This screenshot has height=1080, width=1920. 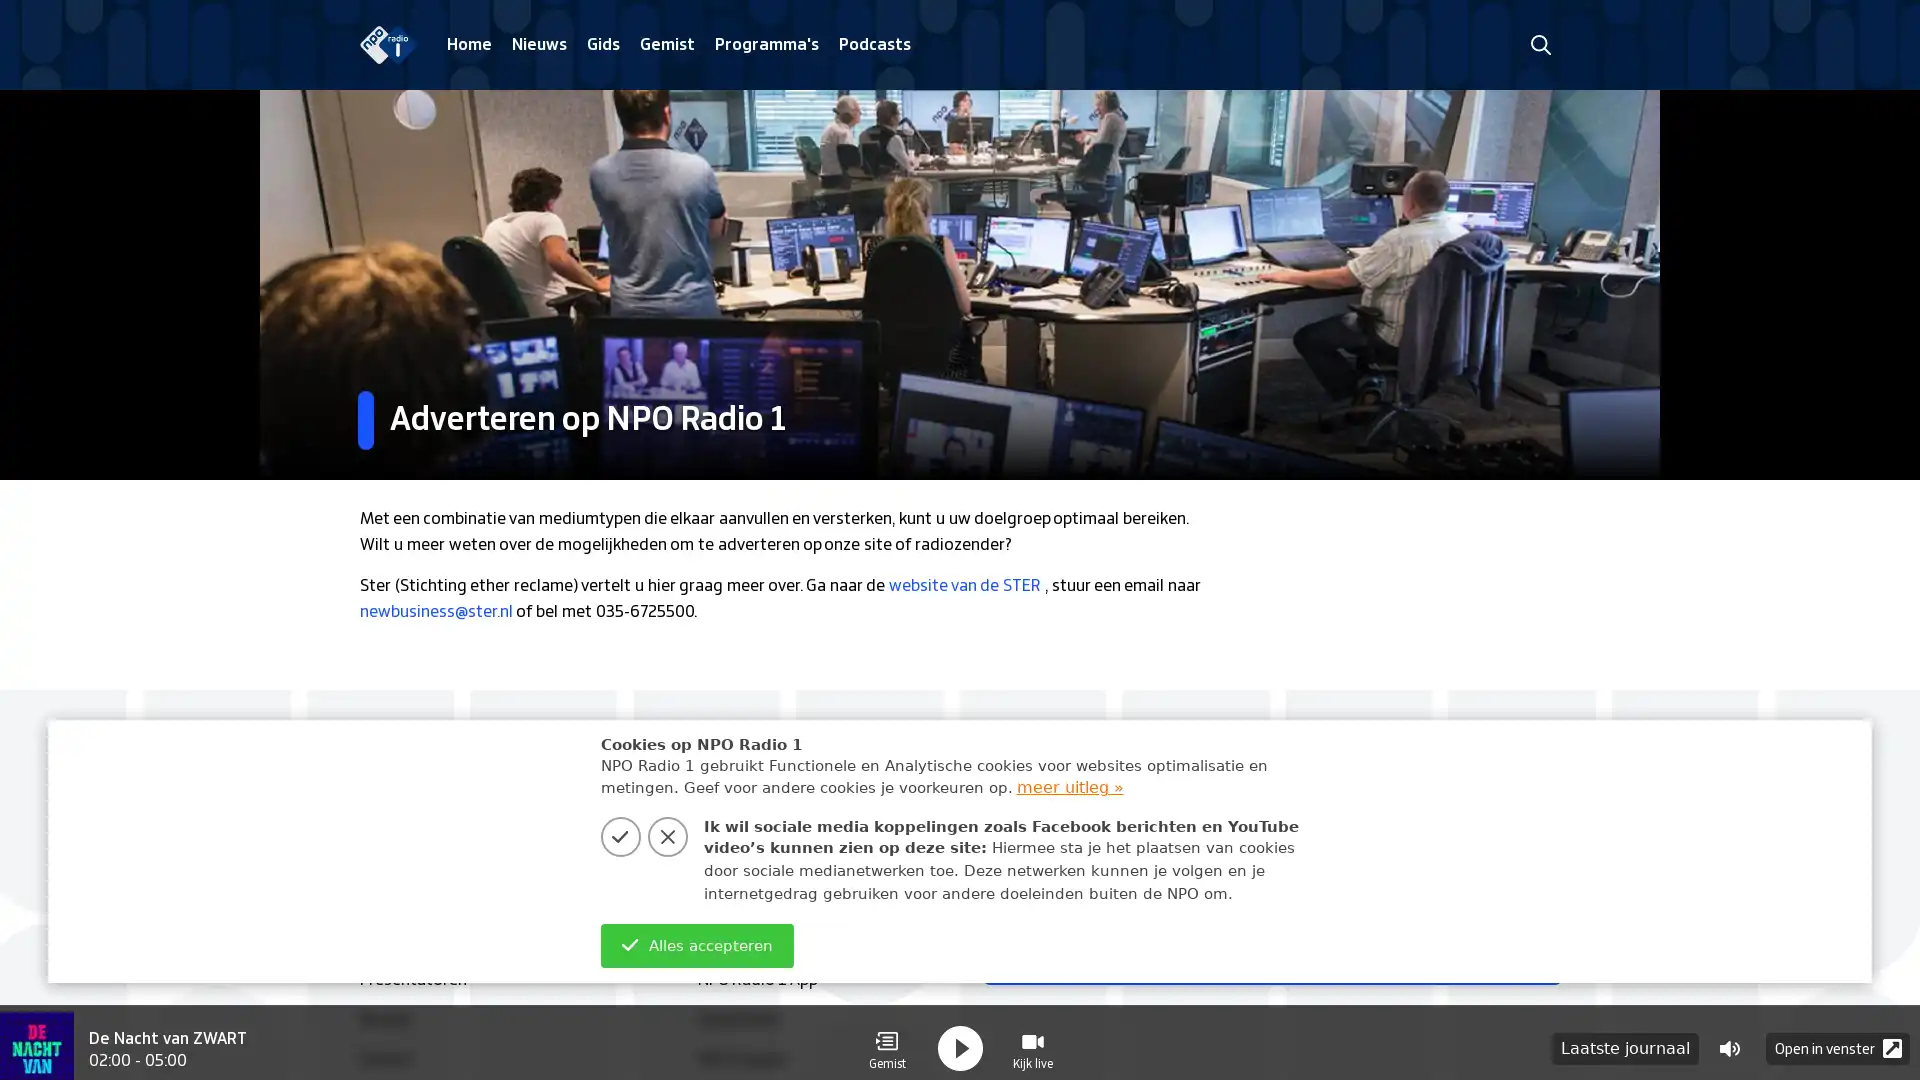 I want to click on zoeken, so click(x=1539, y=44).